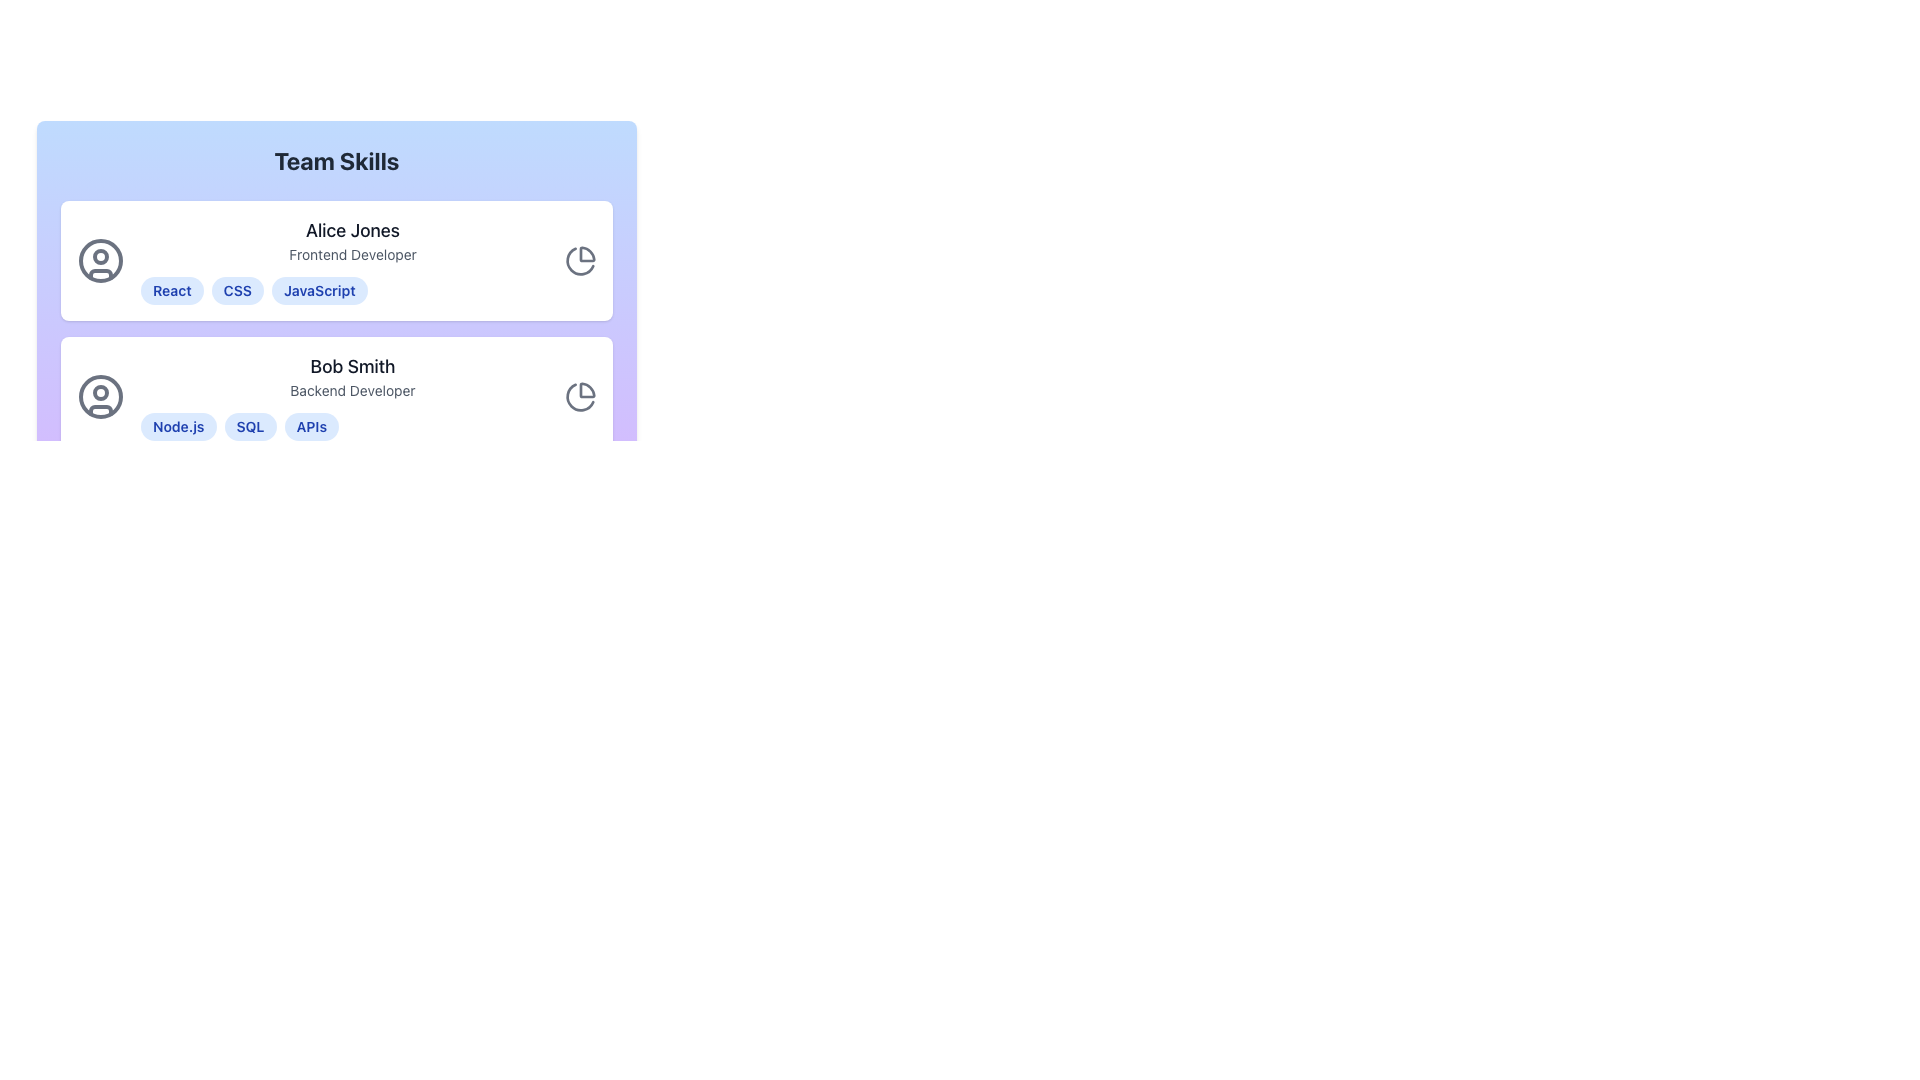 The height and width of the screenshot is (1080, 1920). Describe the element at coordinates (579, 260) in the screenshot. I see `the gray pie chart-like outlined icon located at the top-right corner of the card for Alice Jones to interact with associated analytics` at that location.